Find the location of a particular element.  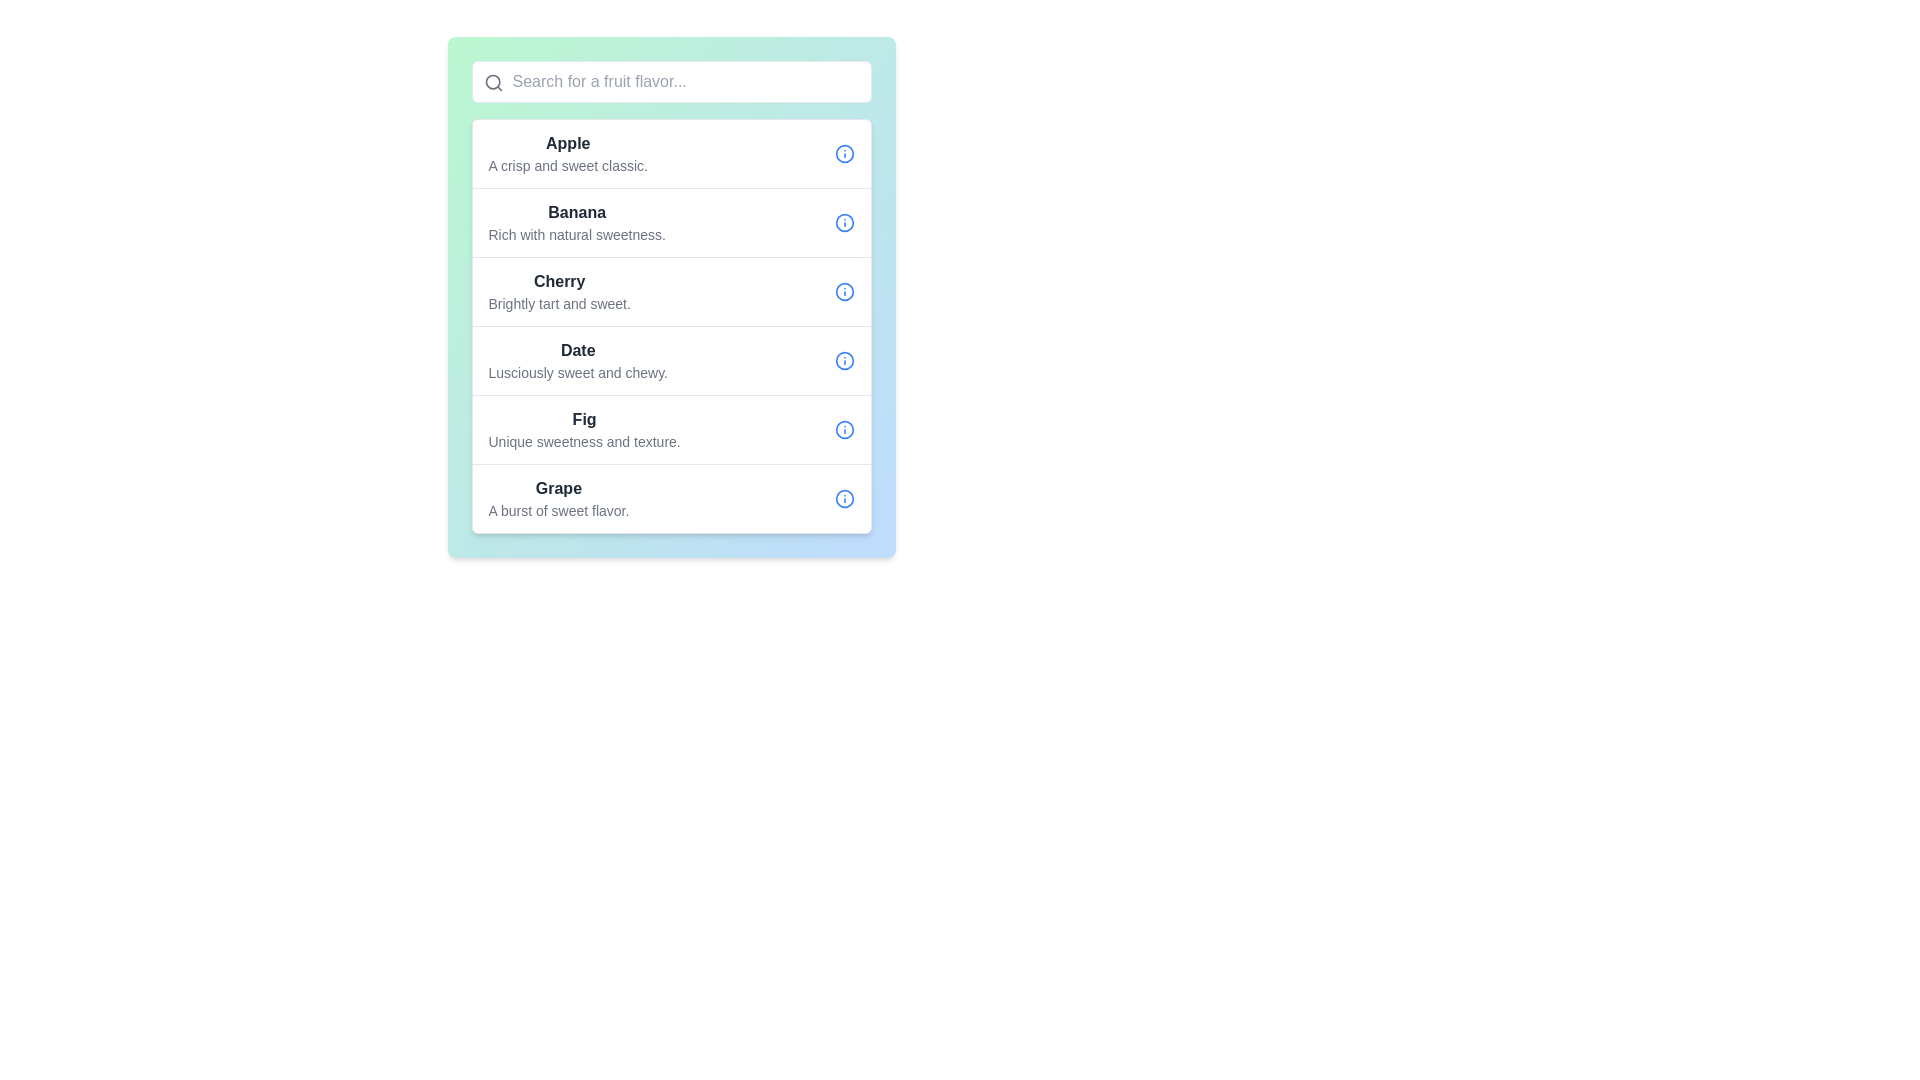

the 'Fig' flavor text label located in the fifth row of the scrolling menu, which is positioned above the descriptive text 'Unique sweetness and texture' is located at coordinates (583, 419).